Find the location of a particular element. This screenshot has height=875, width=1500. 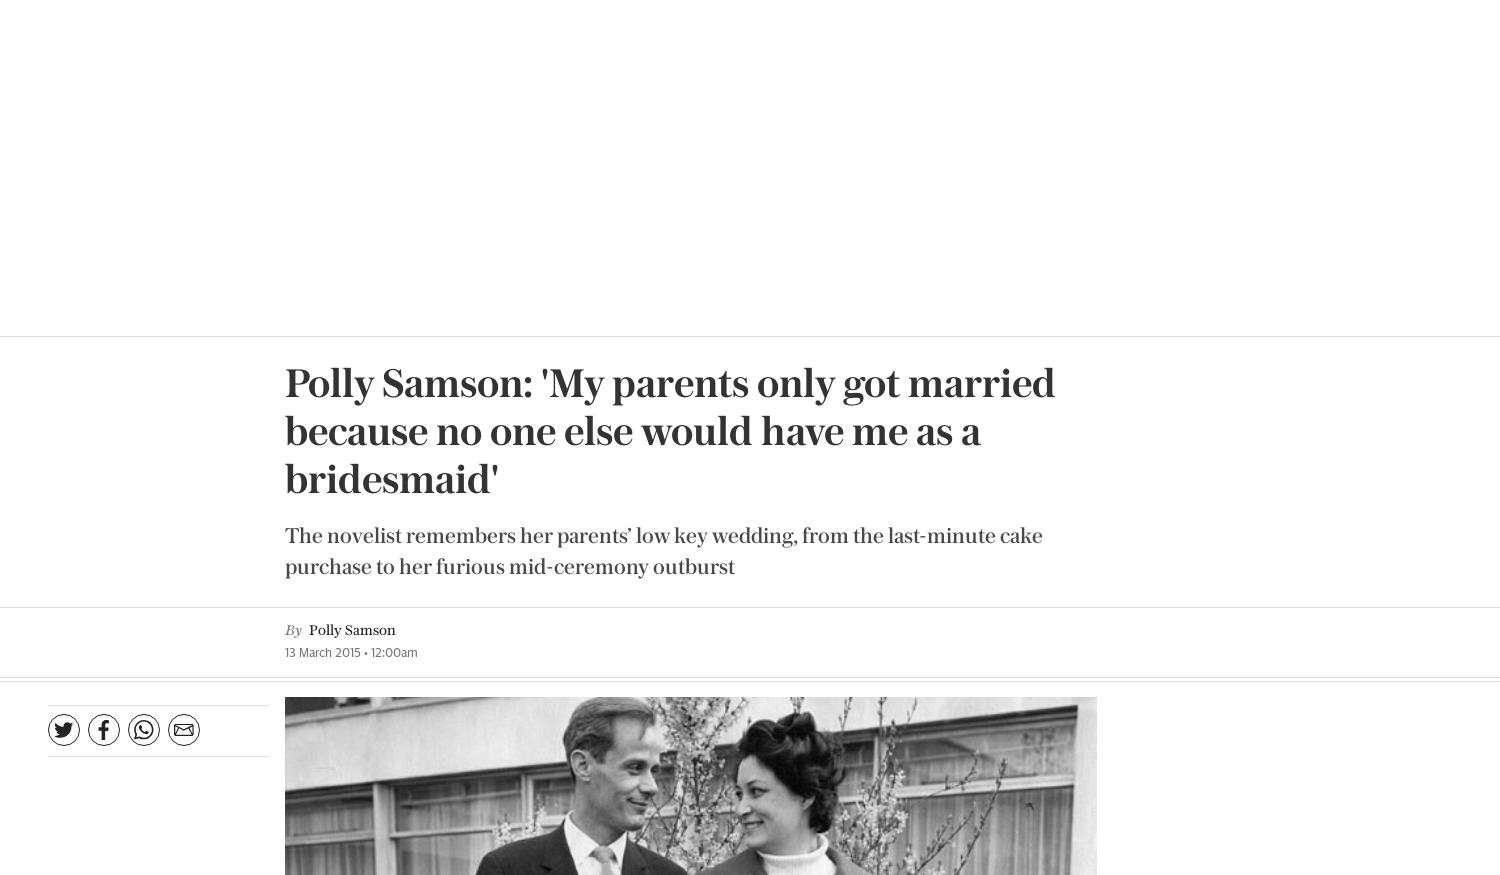

'Interview by Jessamy Calkin' is located at coordinates (779, 443).